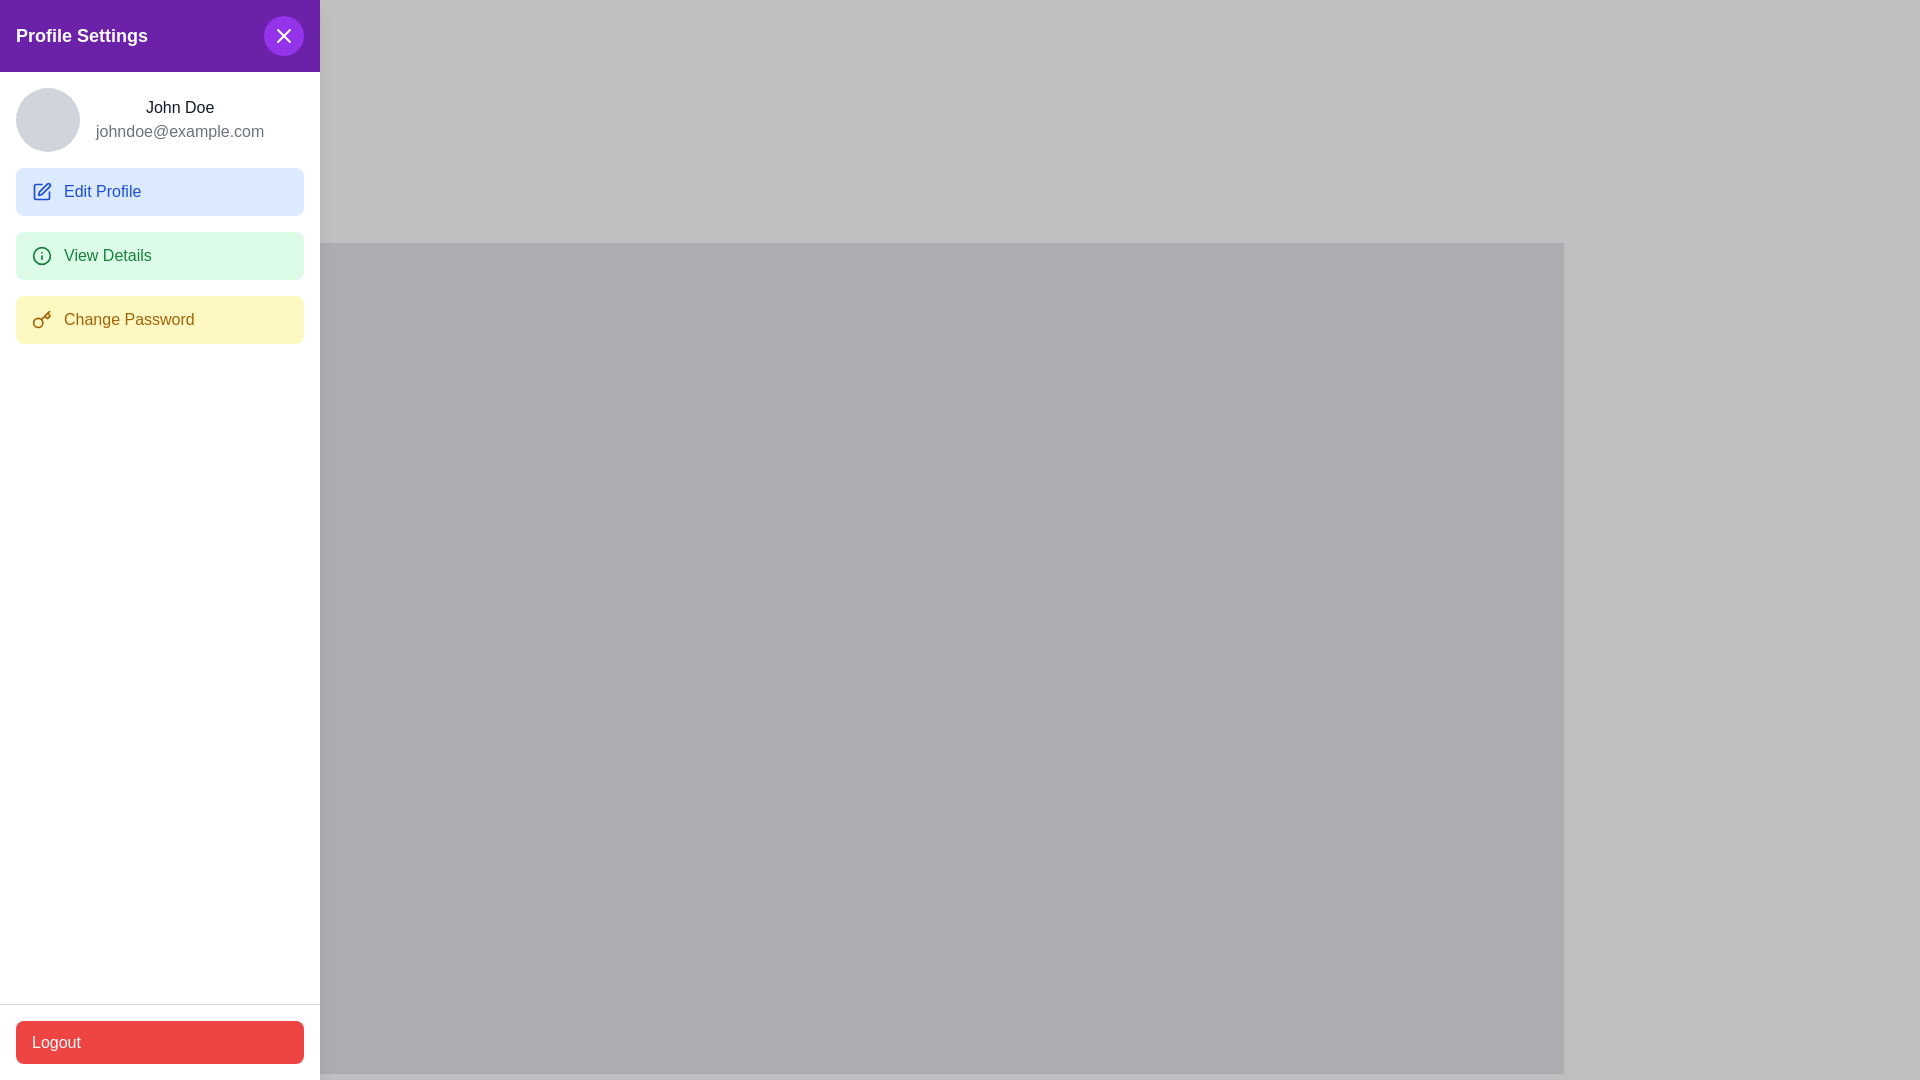 This screenshot has height=1080, width=1920. What do you see at coordinates (180, 108) in the screenshot?
I see `the text label displaying 'John Doe', which is styled in bold and located directly below the profile icon in the top-left corner of the interface` at bounding box center [180, 108].